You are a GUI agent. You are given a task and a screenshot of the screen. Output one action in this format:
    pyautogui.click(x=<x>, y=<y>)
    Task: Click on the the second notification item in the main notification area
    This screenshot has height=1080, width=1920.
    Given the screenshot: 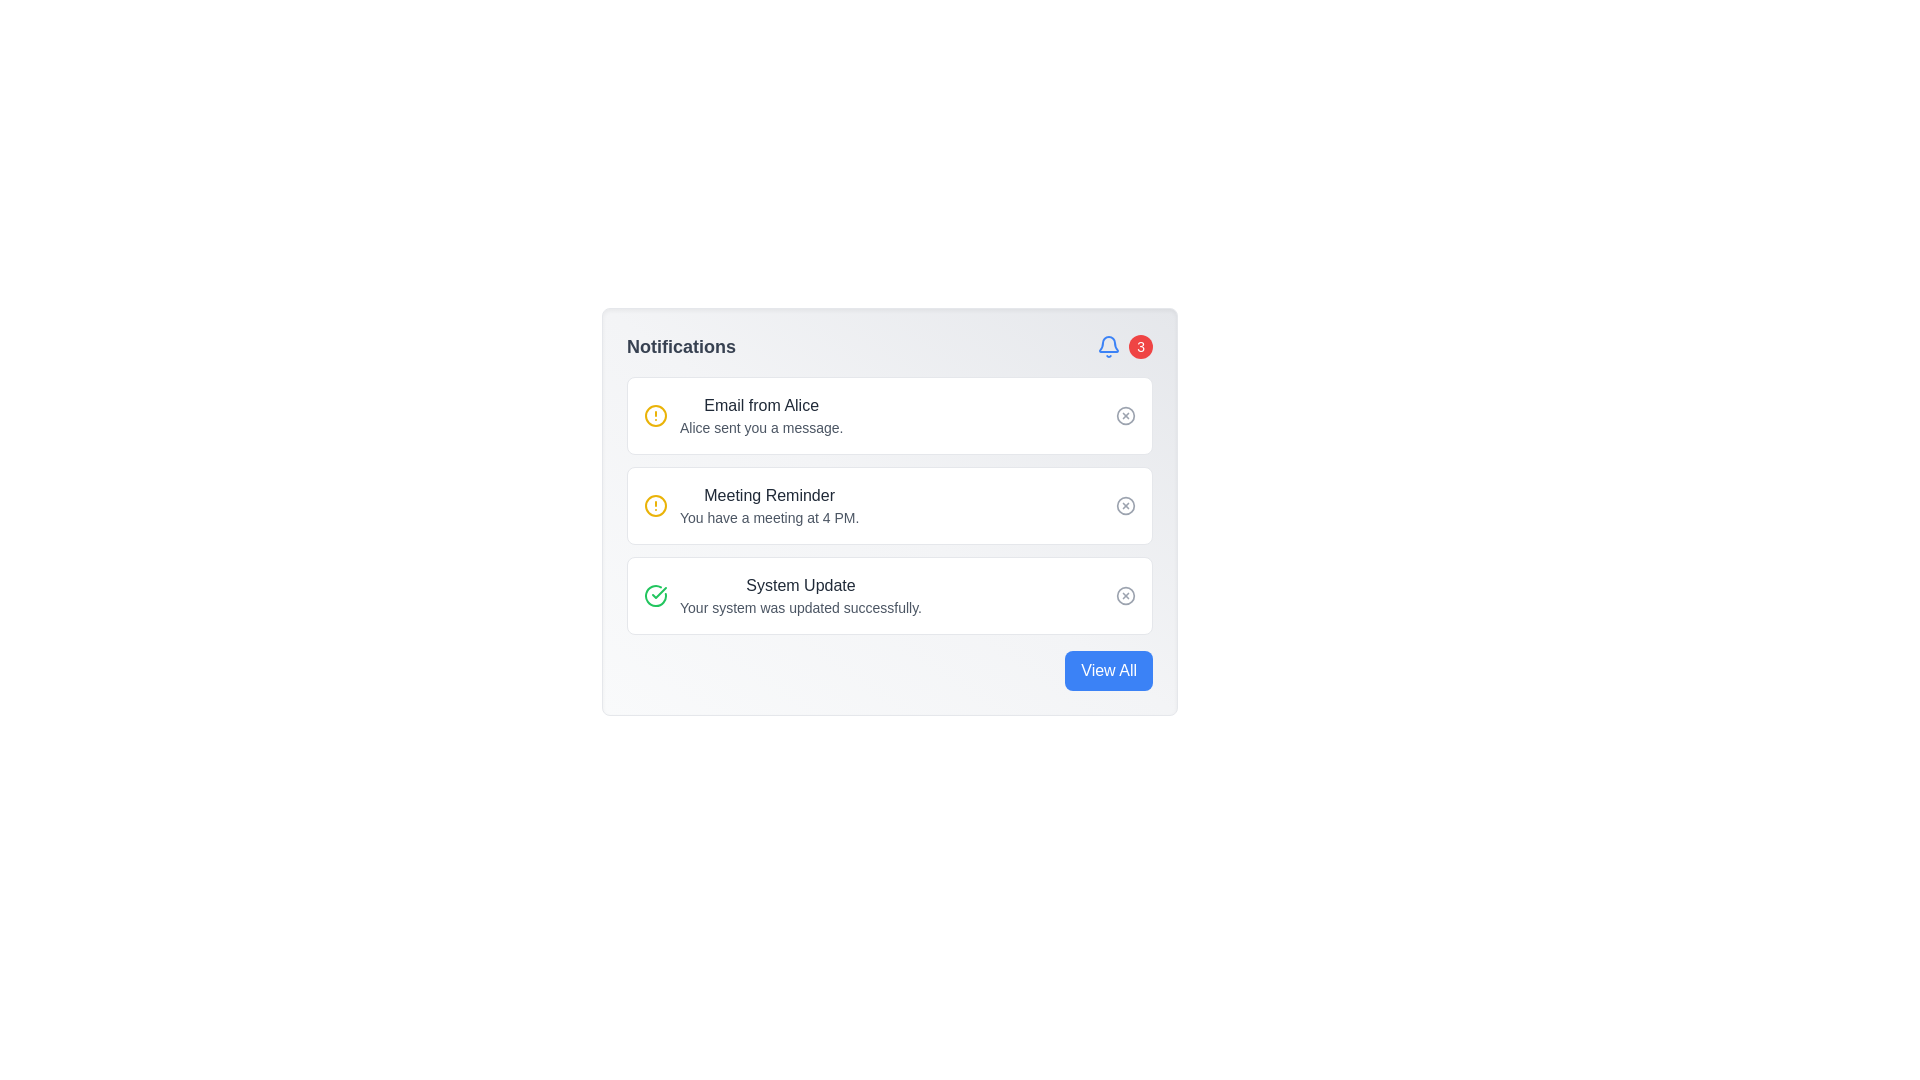 What is the action you would take?
    pyautogui.click(x=750, y=504)
    